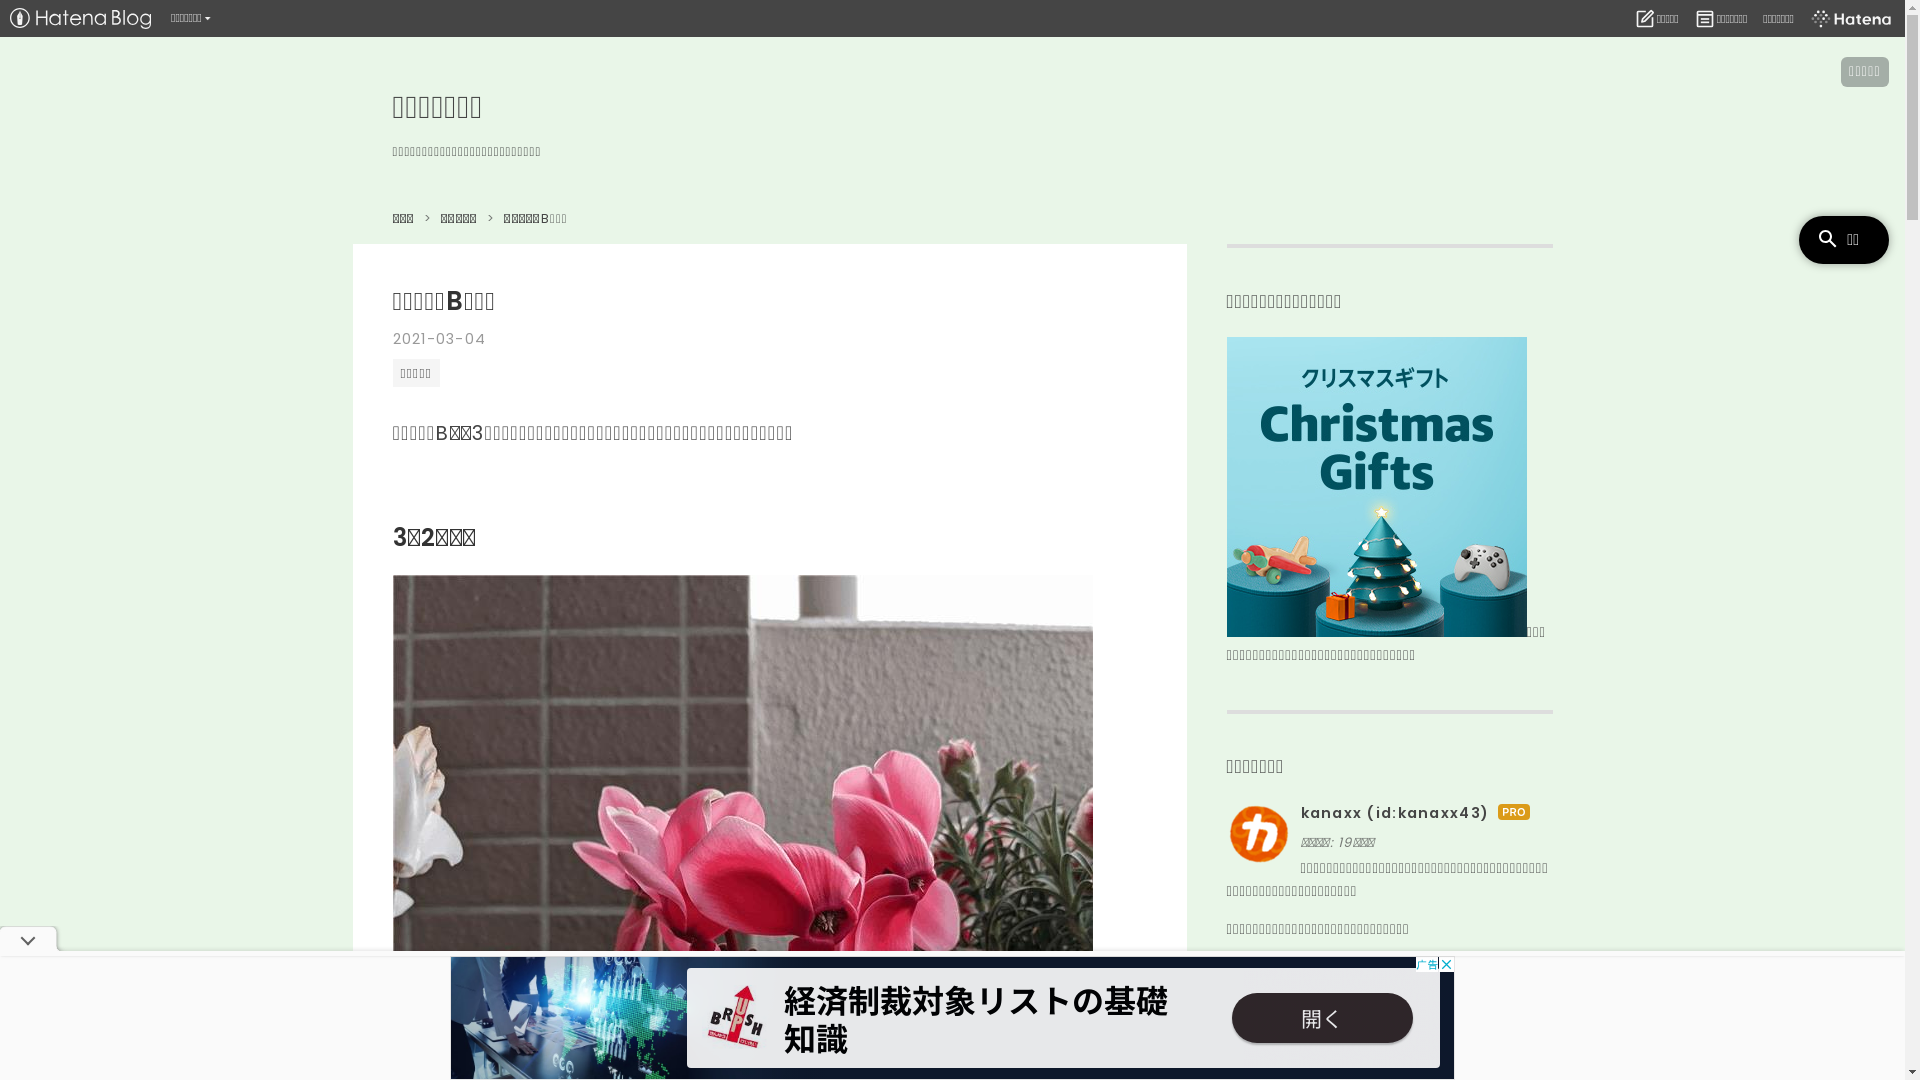 Image resolution: width=1920 pixels, height=1080 pixels. Describe the element at coordinates (1393, 813) in the screenshot. I see `'kanaxx (id:kanaxx43)'` at that location.